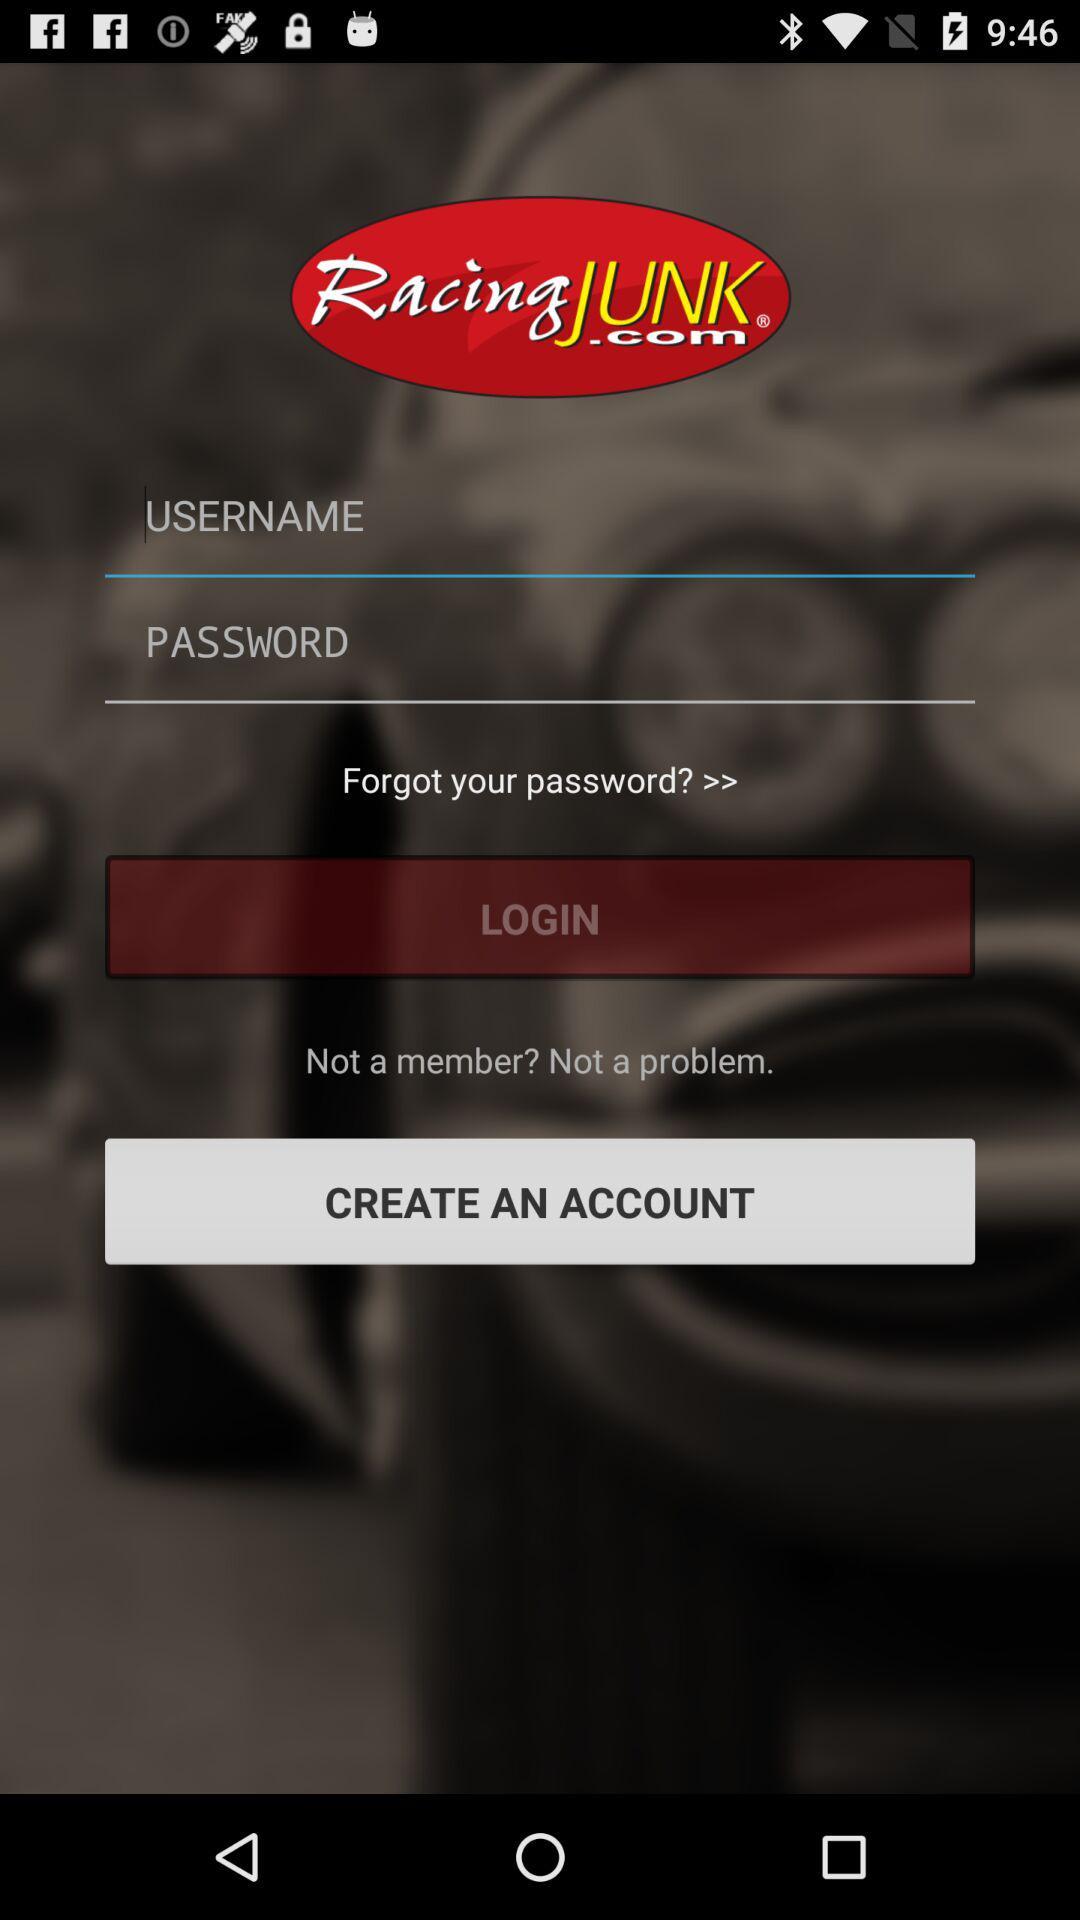 The image size is (1080, 1920). What do you see at coordinates (540, 916) in the screenshot?
I see `icon below forgot your password? >> item` at bounding box center [540, 916].